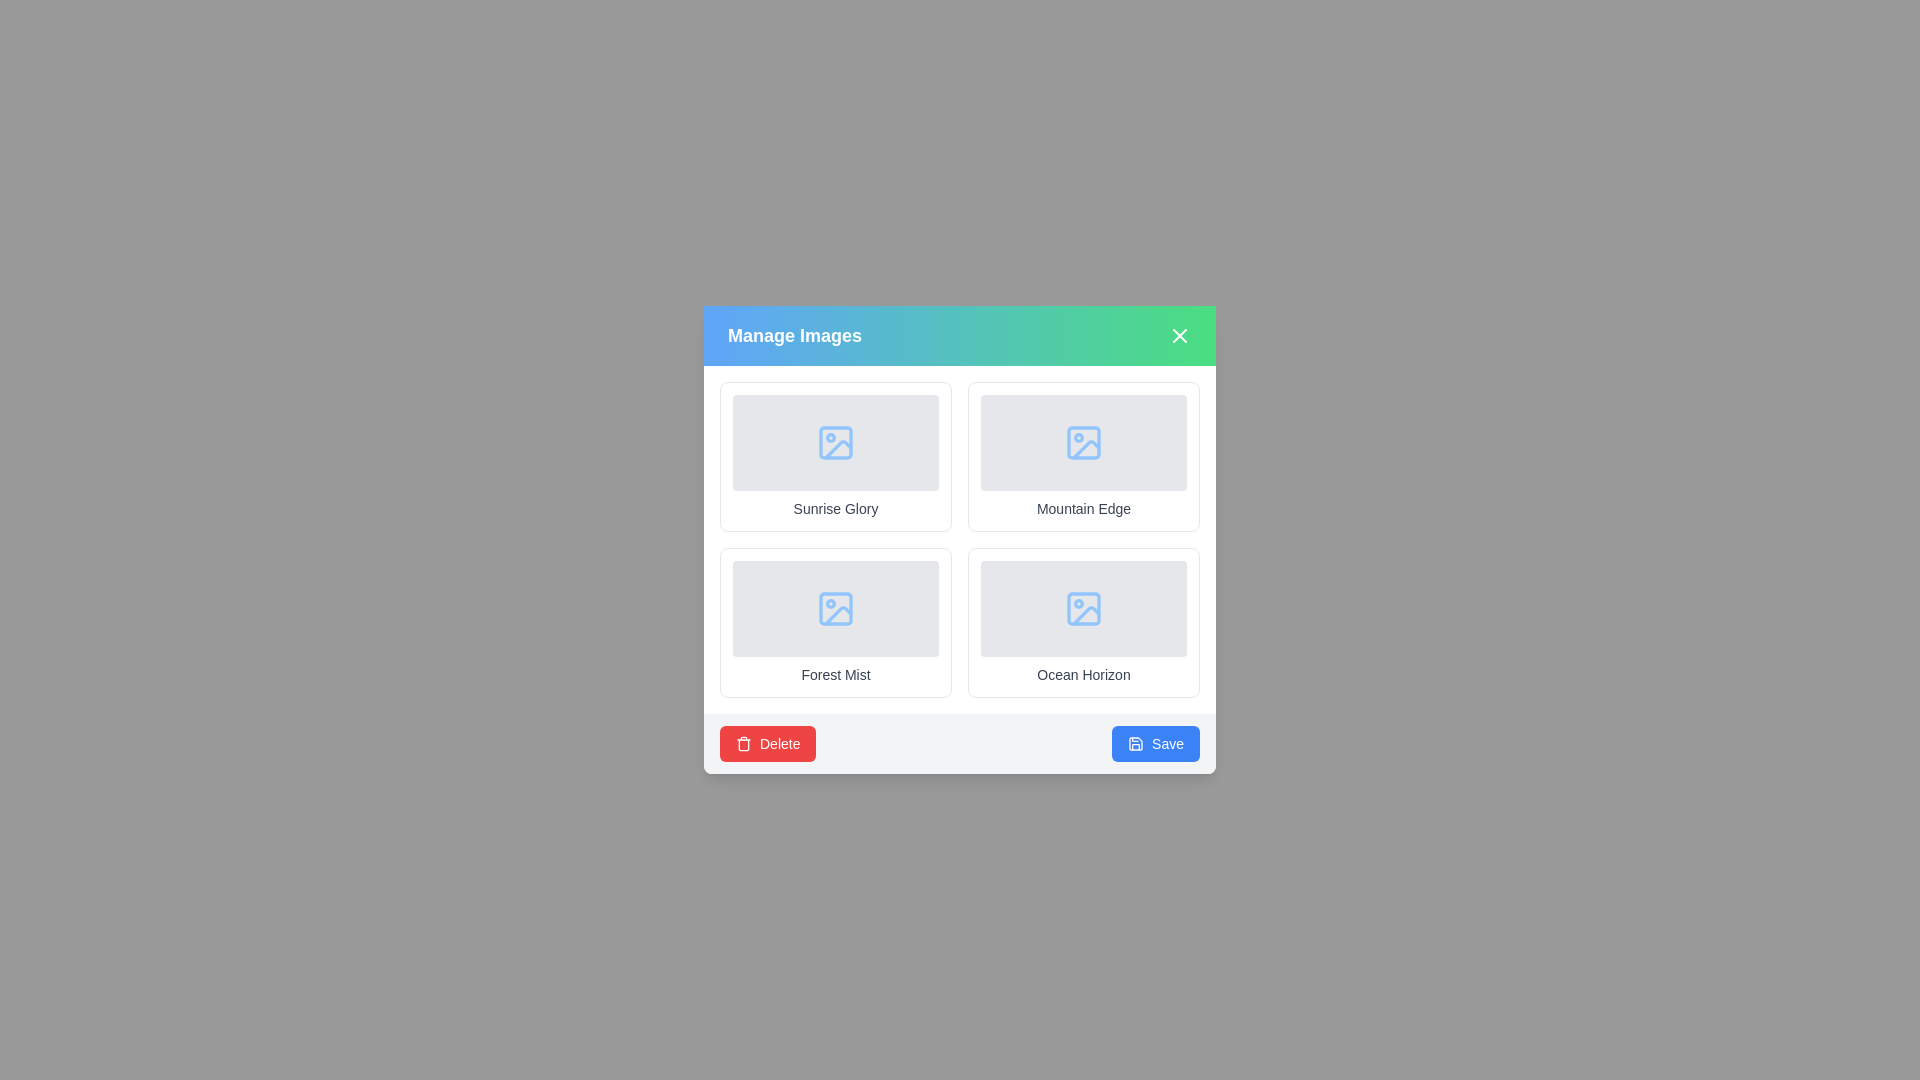 The height and width of the screenshot is (1080, 1920). Describe the element at coordinates (767, 744) in the screenshot. I see `the 'Delete' button, which is a rectangular red button with white text and a trash icon, located in the bottom-left section of a footer bar in a dialog box, to activate visual feedback` at that location.